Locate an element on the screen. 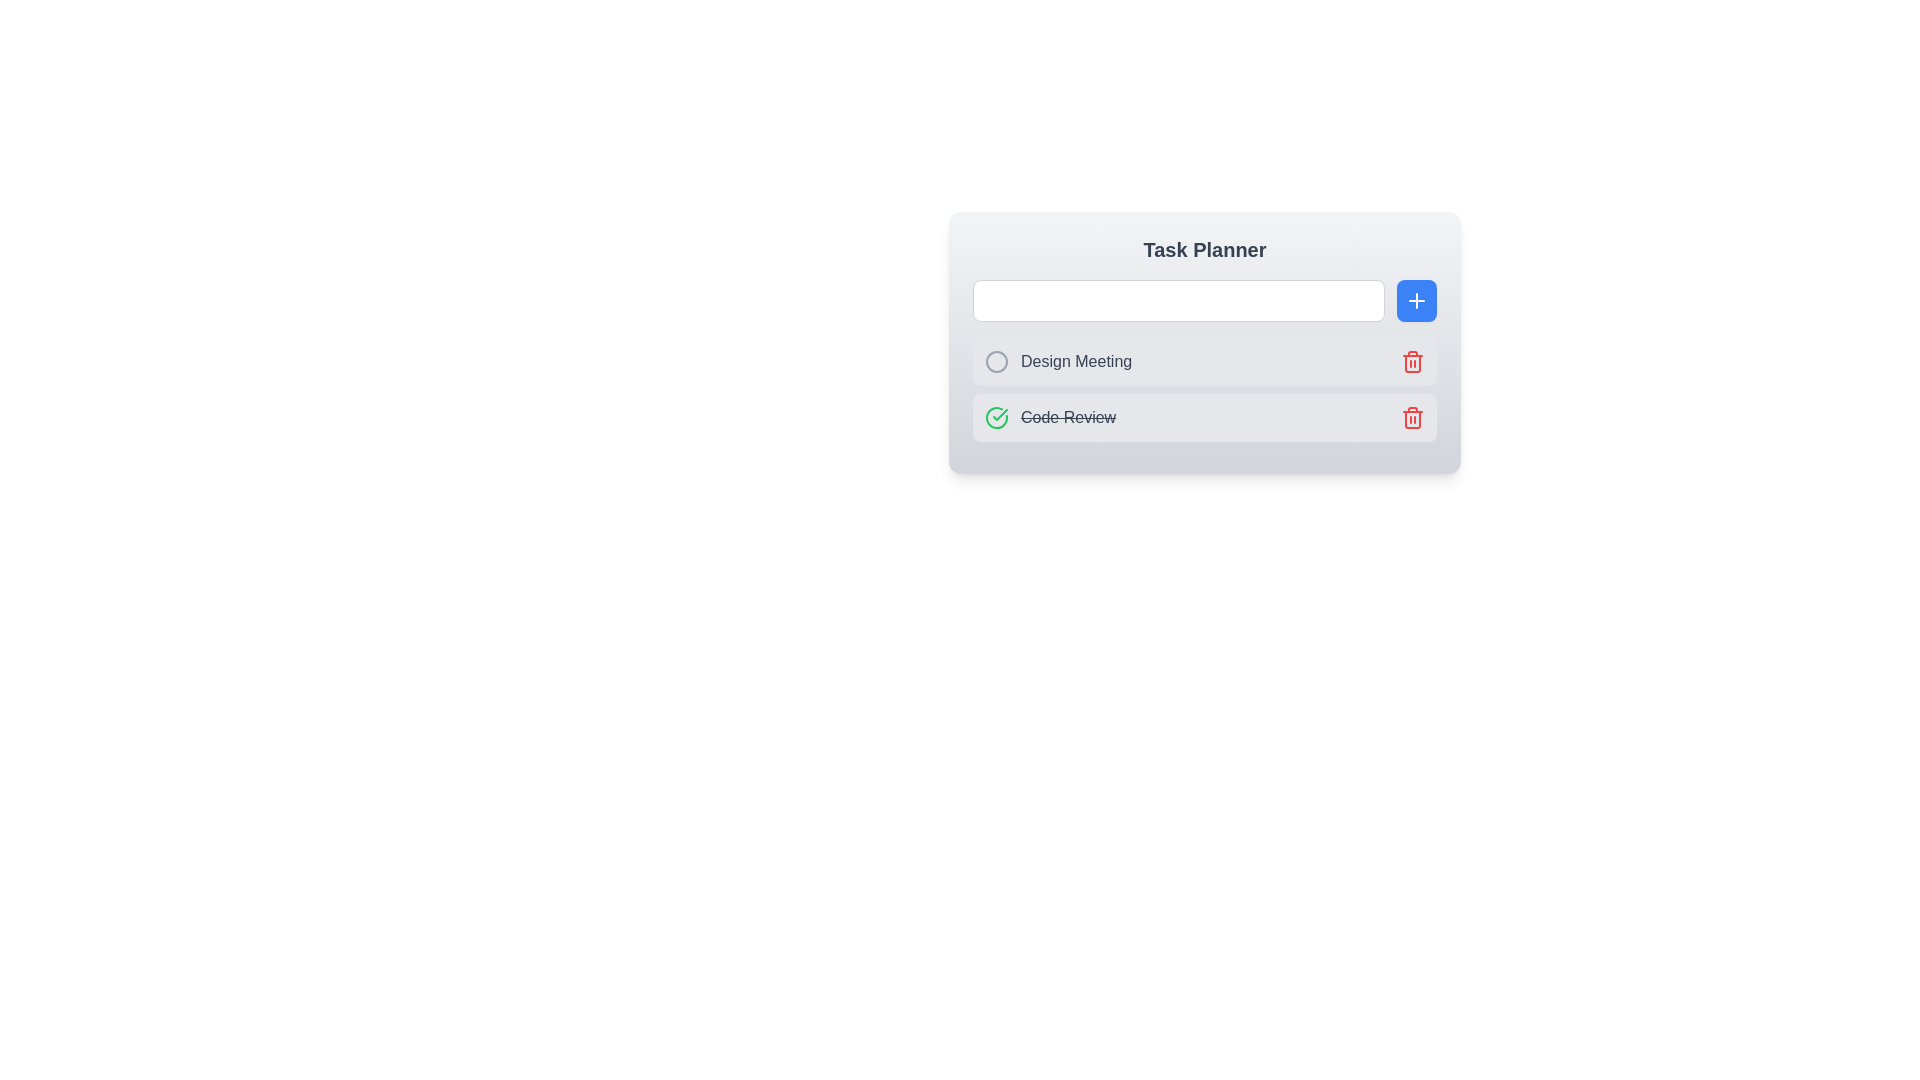 This screenshot has height=1080, width=1920. the delete button for the task in the second row of the task list, which is indicated by a trash bin icon is located at coordinates (1411, 362).